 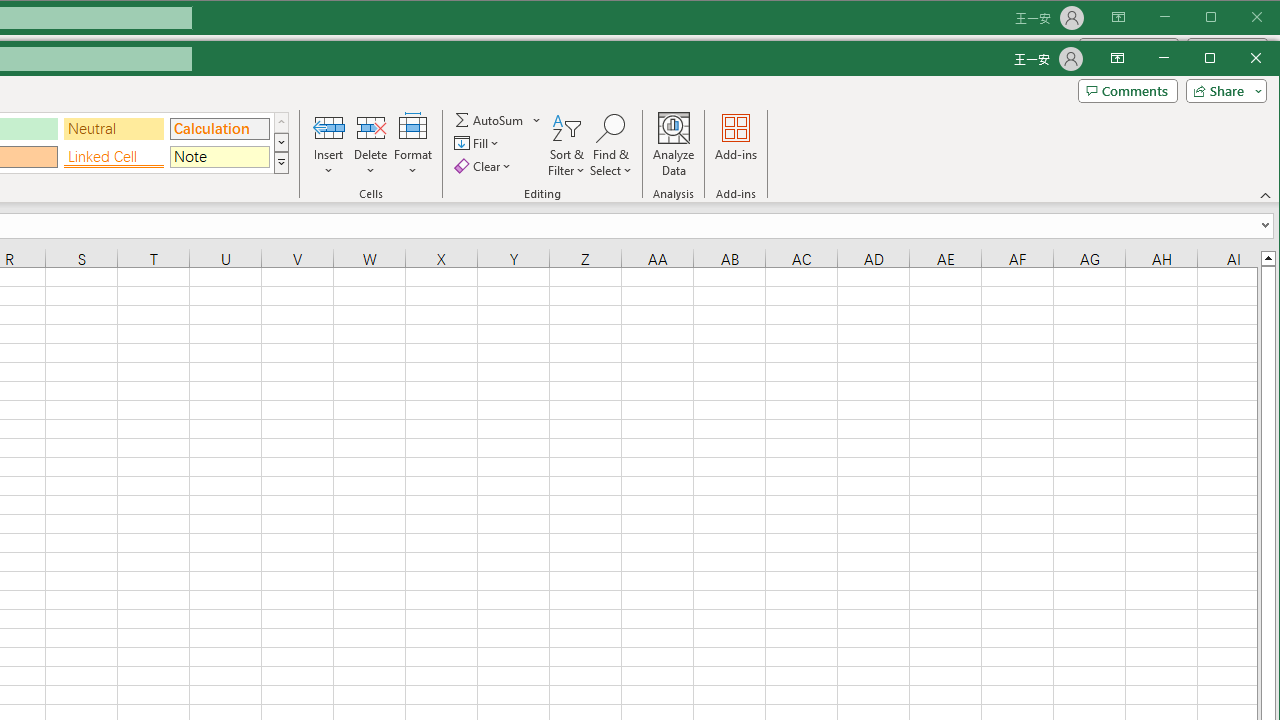 What do you see at coordinates (280, 122) in the screenshot?
I see `'Row up'` at bounding box center [280, 122].